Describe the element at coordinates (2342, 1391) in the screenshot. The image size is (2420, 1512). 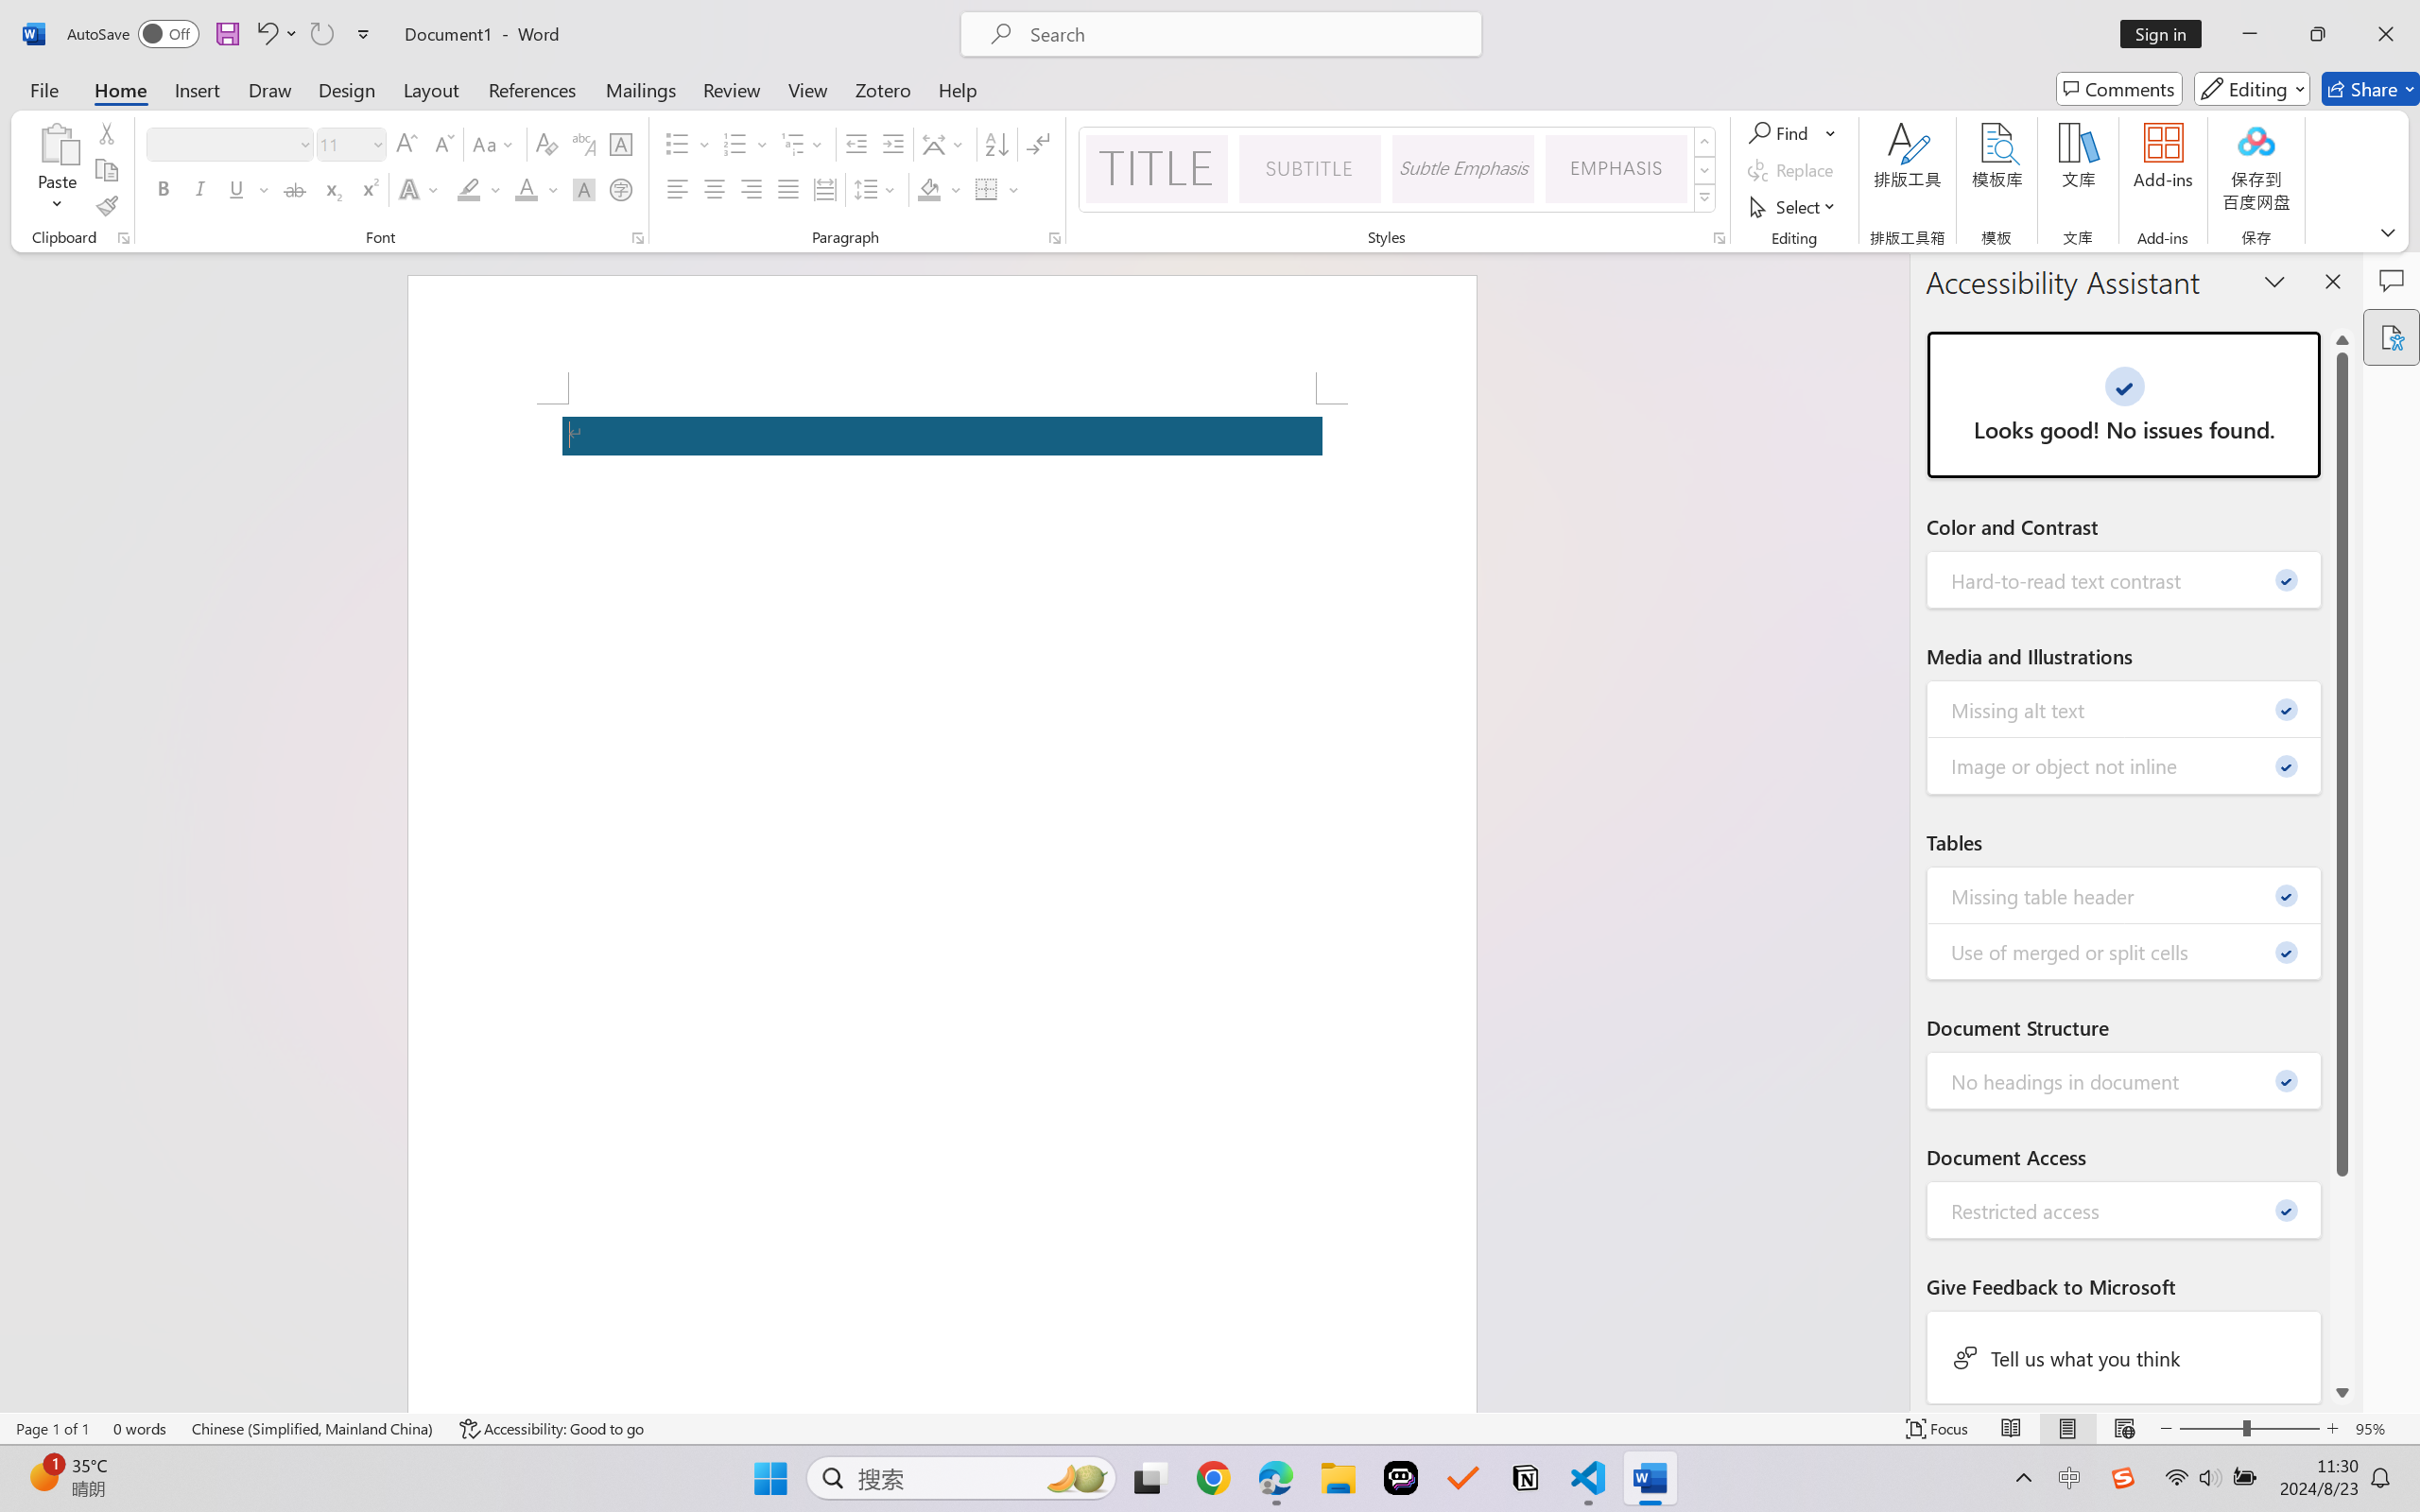
I see `'Line down'` at that location.